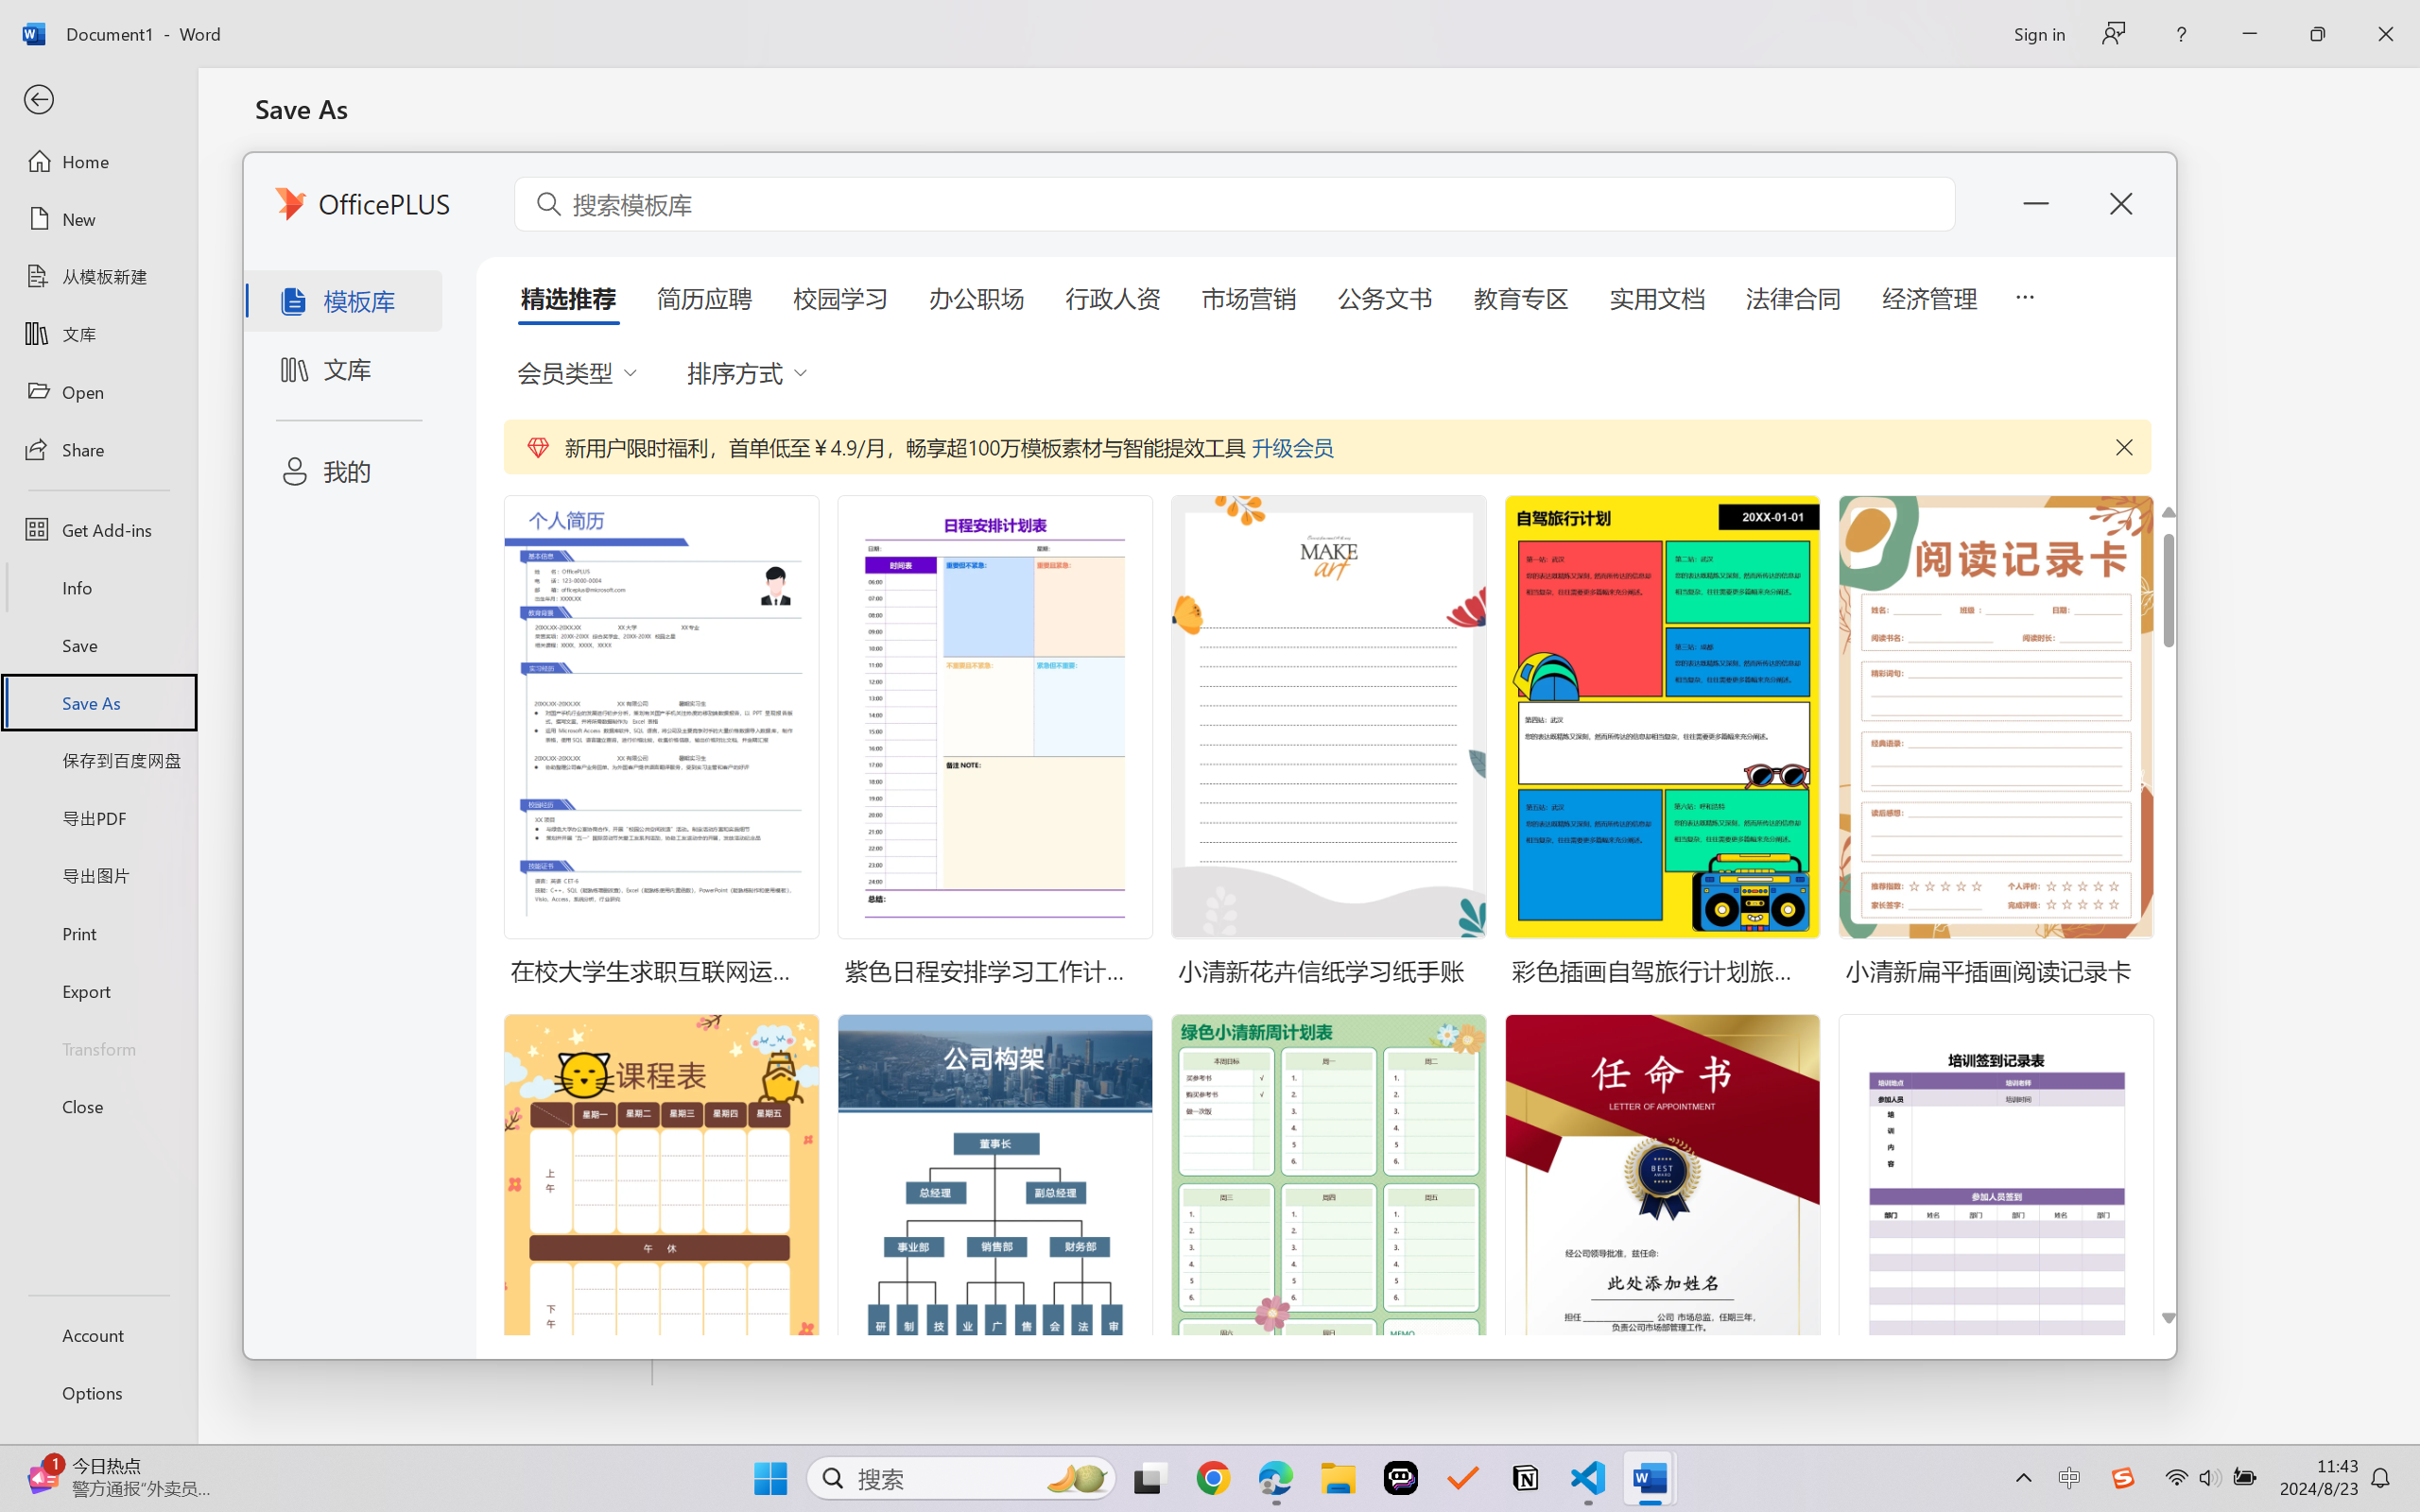  Describe the element at coordinates (97, 586) in the screenshot. I see `'Info'` at that location.